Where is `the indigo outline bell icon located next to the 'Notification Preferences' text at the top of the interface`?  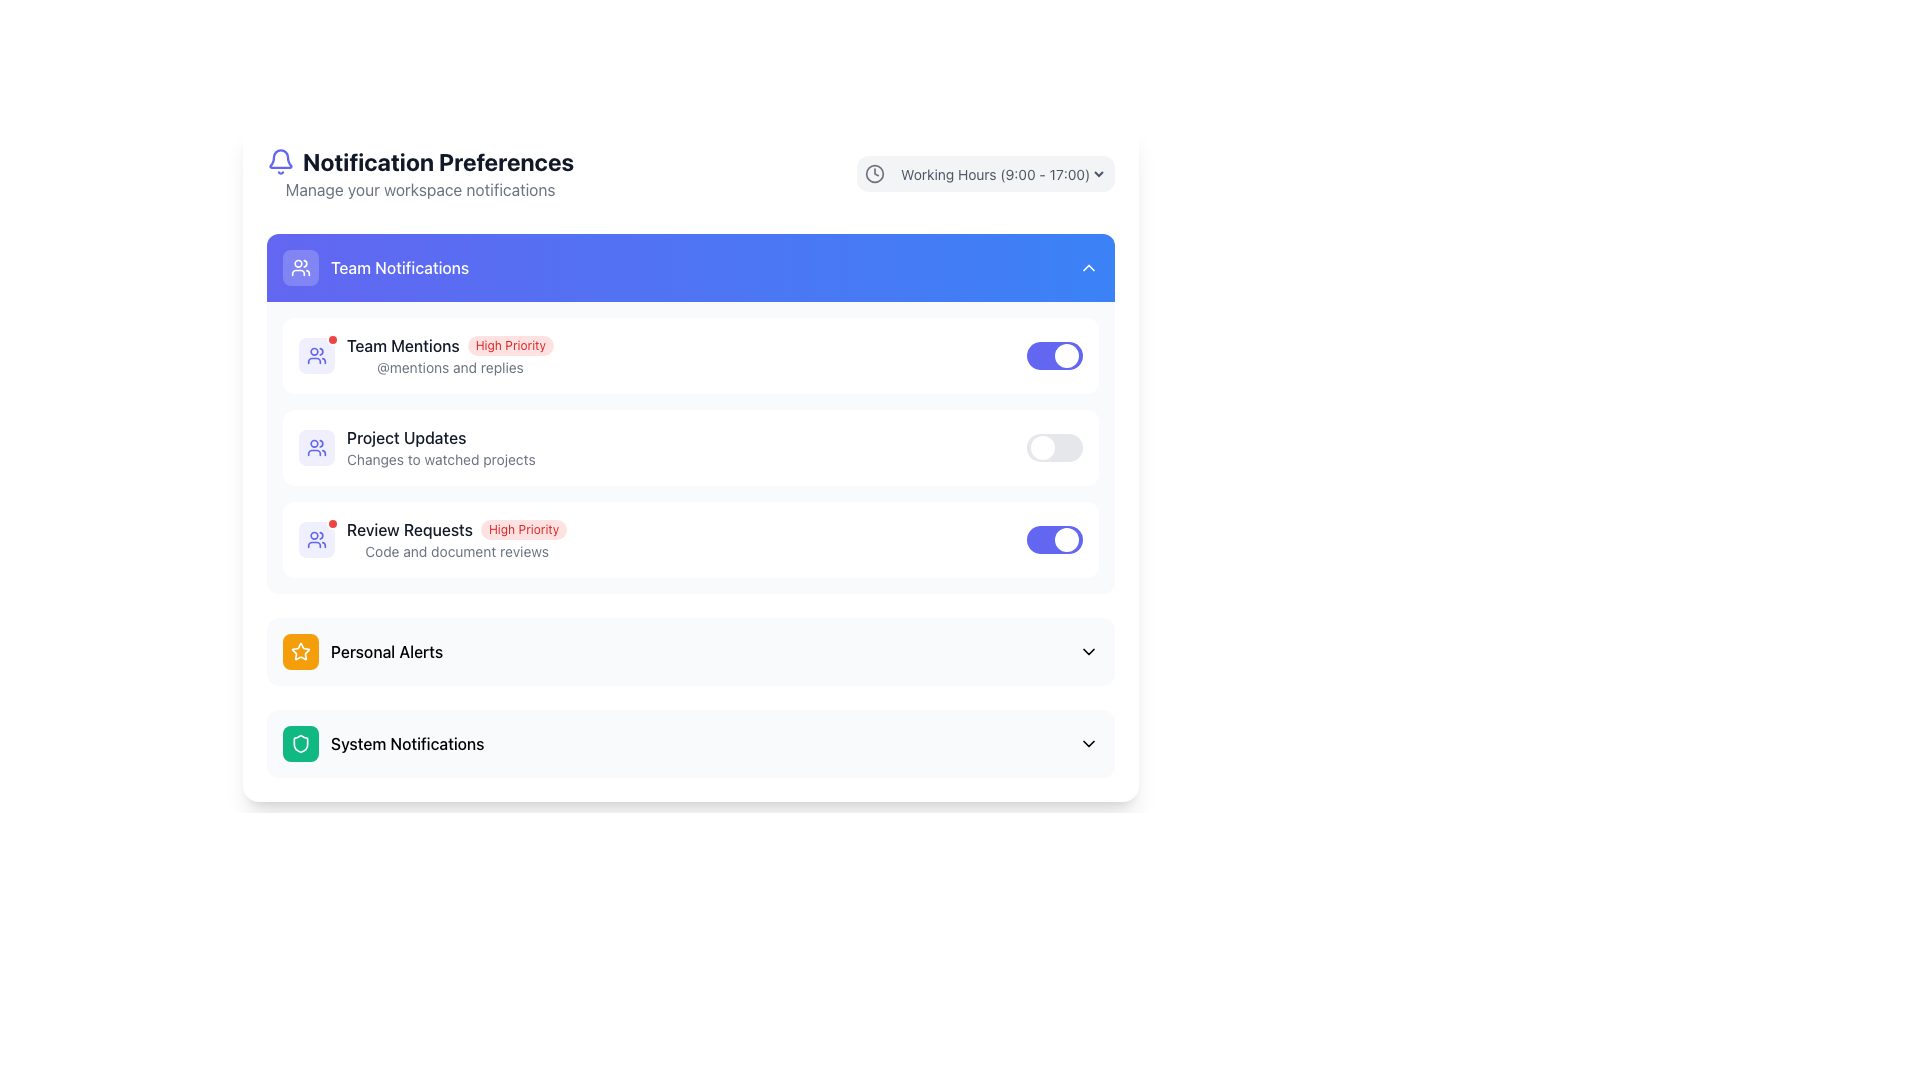
the indigo outline bell icon located next to the 'Notification Preferences' text at the top of the interface is located at coordinates (280, 161).